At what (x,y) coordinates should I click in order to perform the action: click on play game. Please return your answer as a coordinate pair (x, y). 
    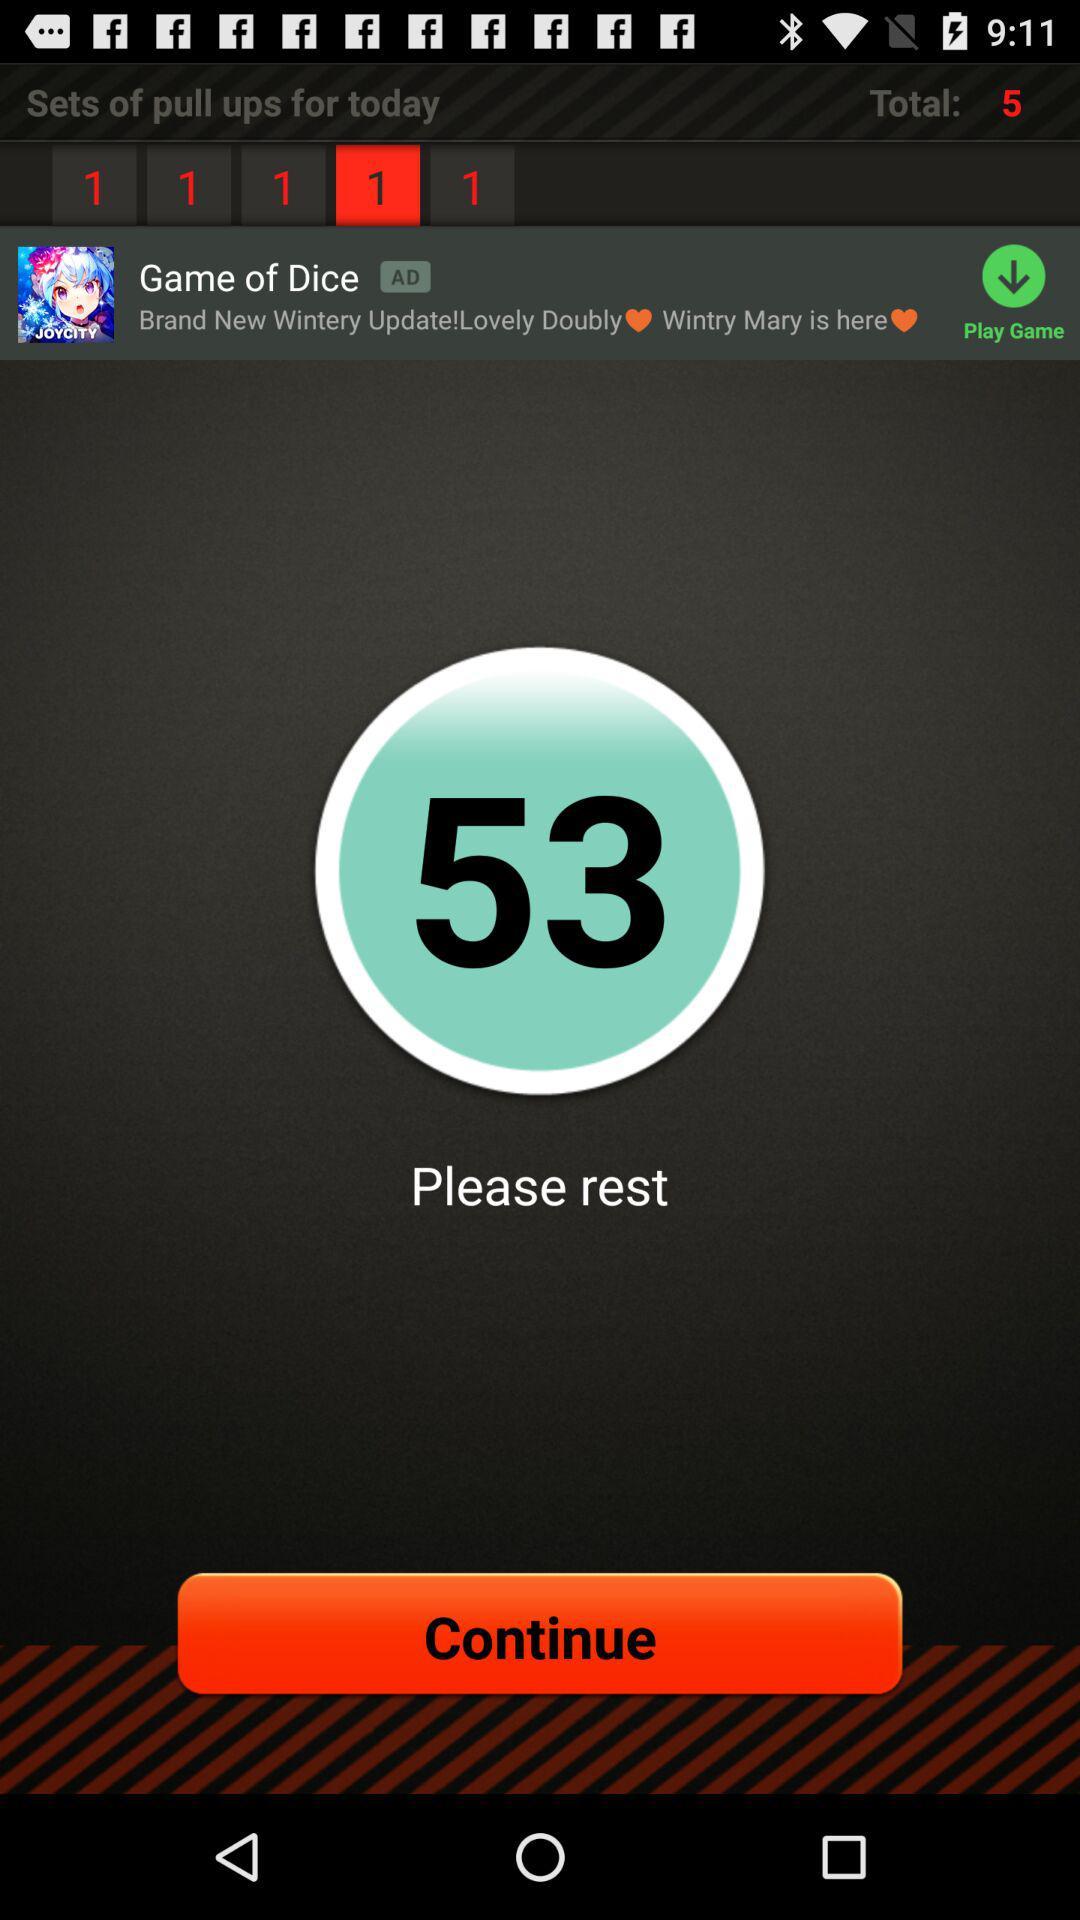
    Looking at the image, I should click on (1021, 293).